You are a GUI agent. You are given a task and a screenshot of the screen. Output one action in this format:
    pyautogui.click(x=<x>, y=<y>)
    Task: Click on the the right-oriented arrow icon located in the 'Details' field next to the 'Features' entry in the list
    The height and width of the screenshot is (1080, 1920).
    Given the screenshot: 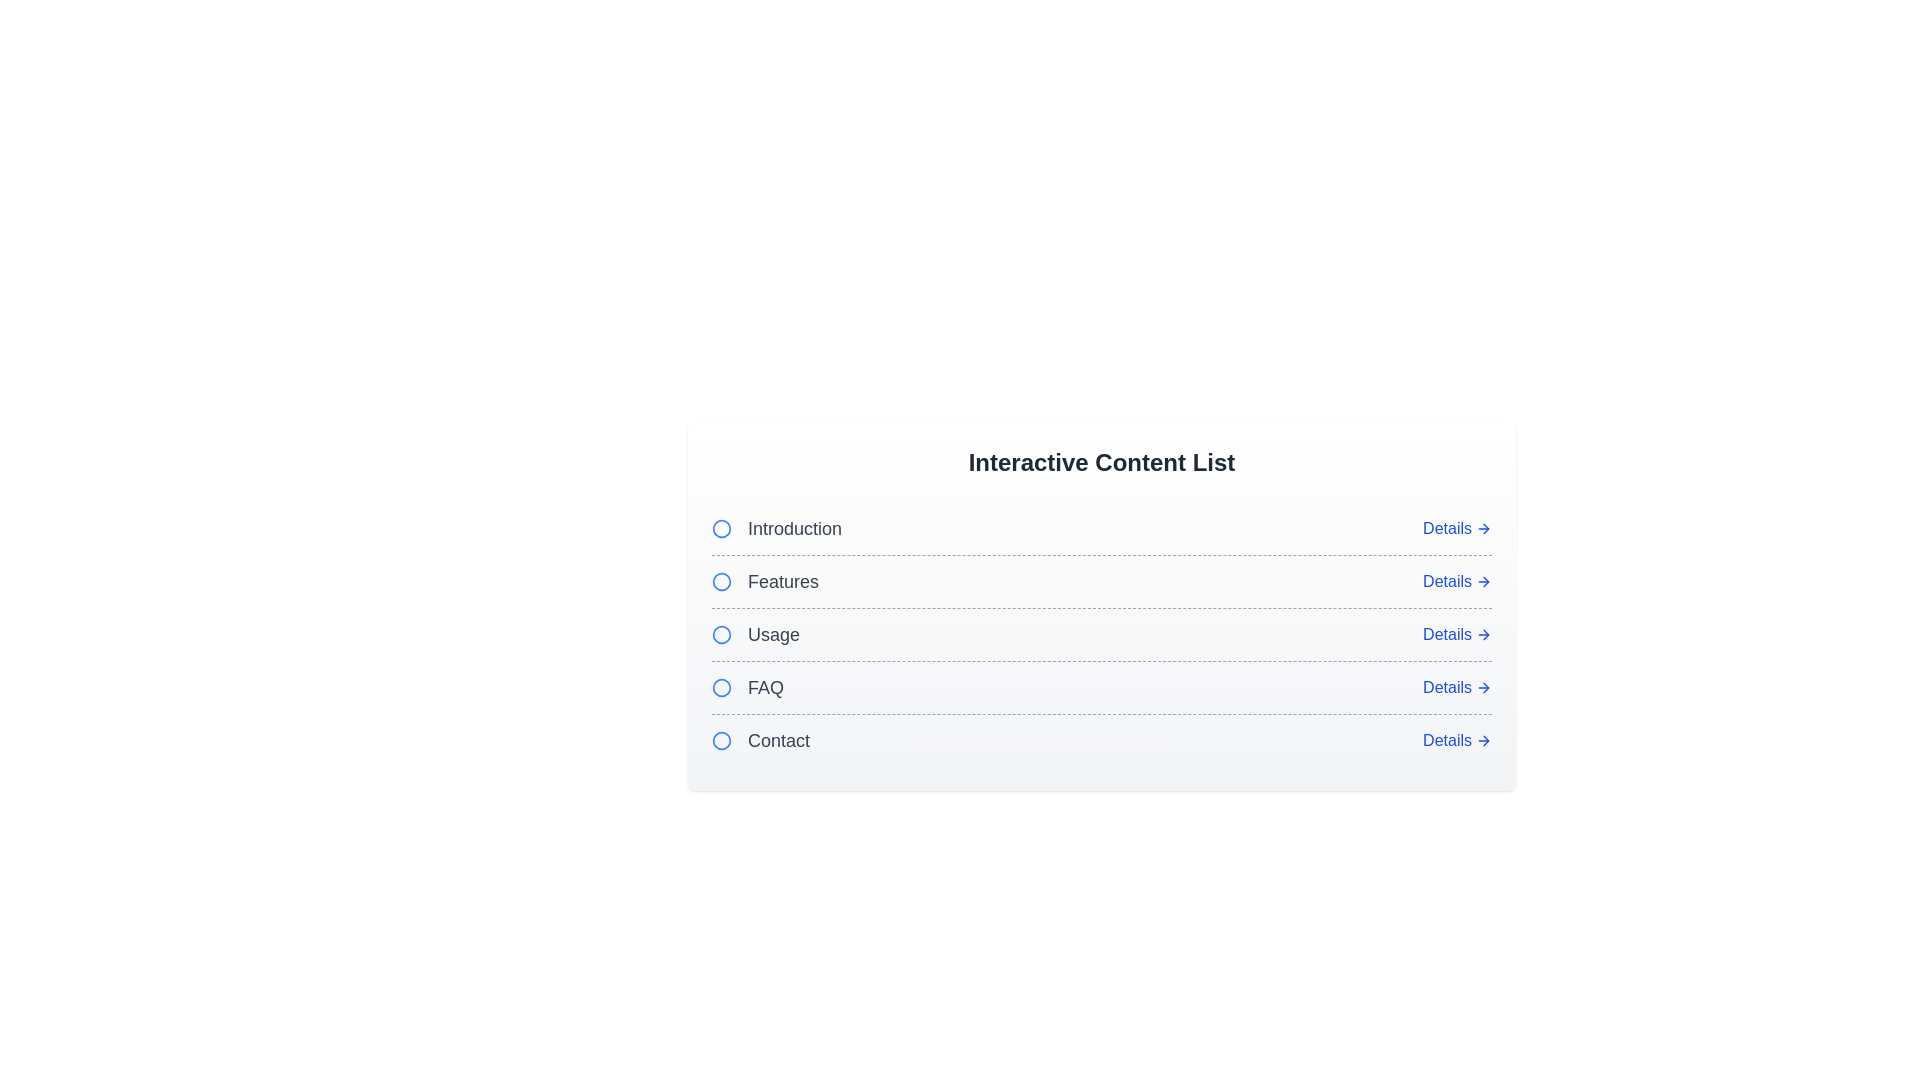 What is the action you would take?
    pyautogui.click(x=1486, y=582)
    